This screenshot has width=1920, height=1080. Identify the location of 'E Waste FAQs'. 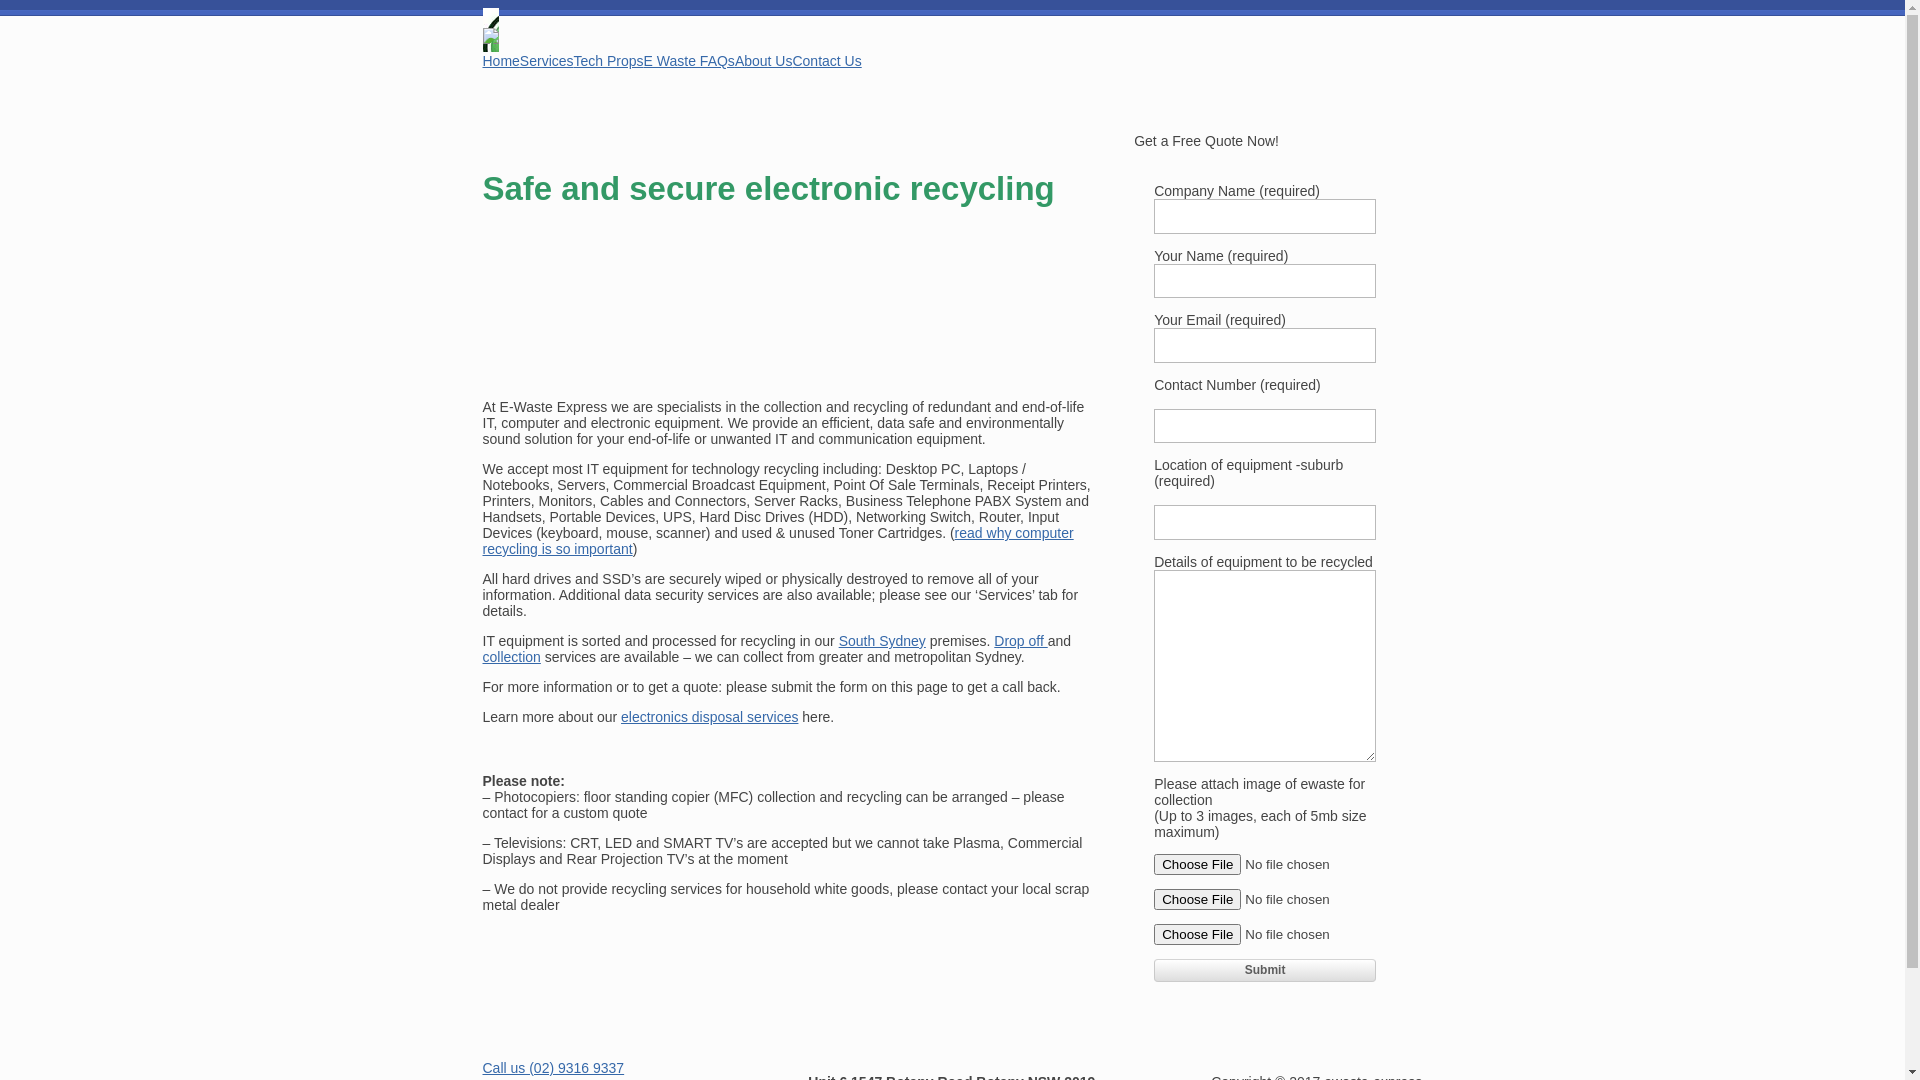
(689, 60).